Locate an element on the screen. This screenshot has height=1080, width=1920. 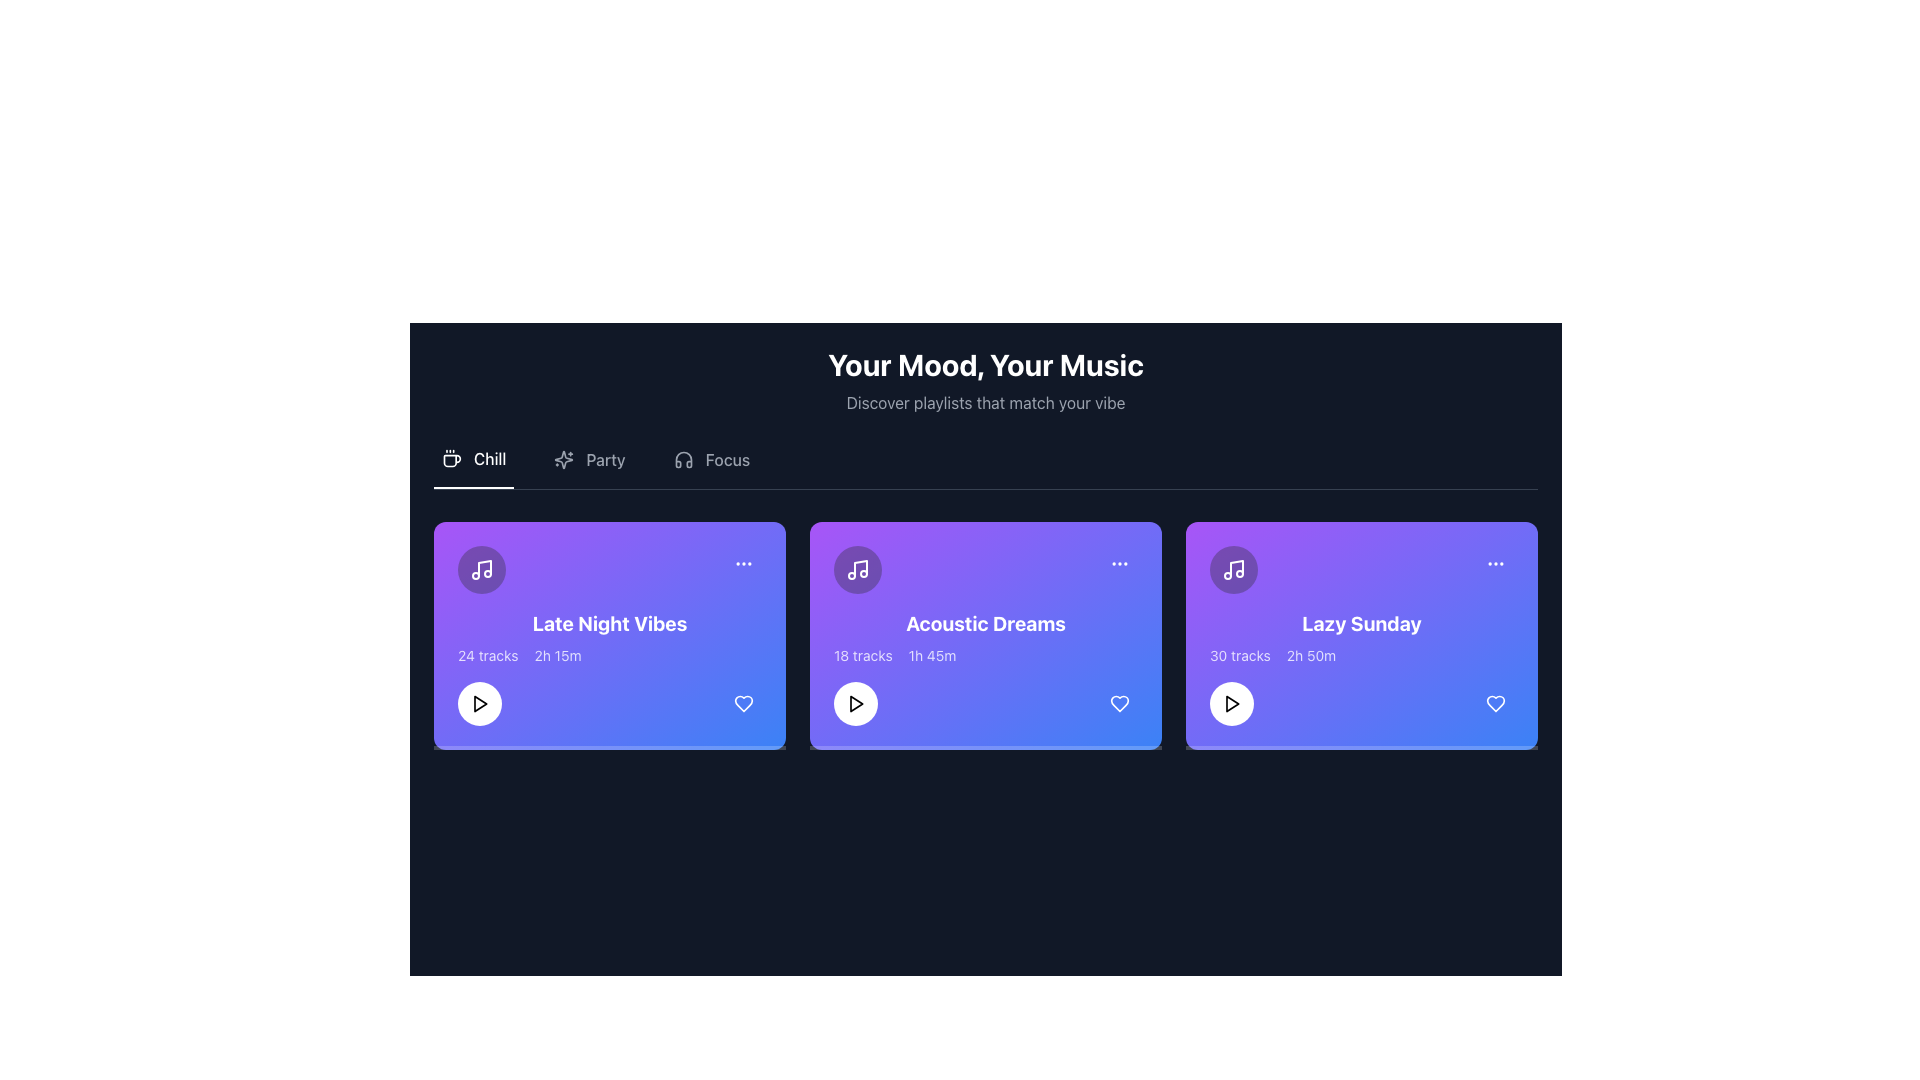
the Vector graphic icon component representing a music playlist within the 'Acoustic Dreams' card, located at the top-left corner adjacent to the explanatory text is located at coordinates (860, 567).